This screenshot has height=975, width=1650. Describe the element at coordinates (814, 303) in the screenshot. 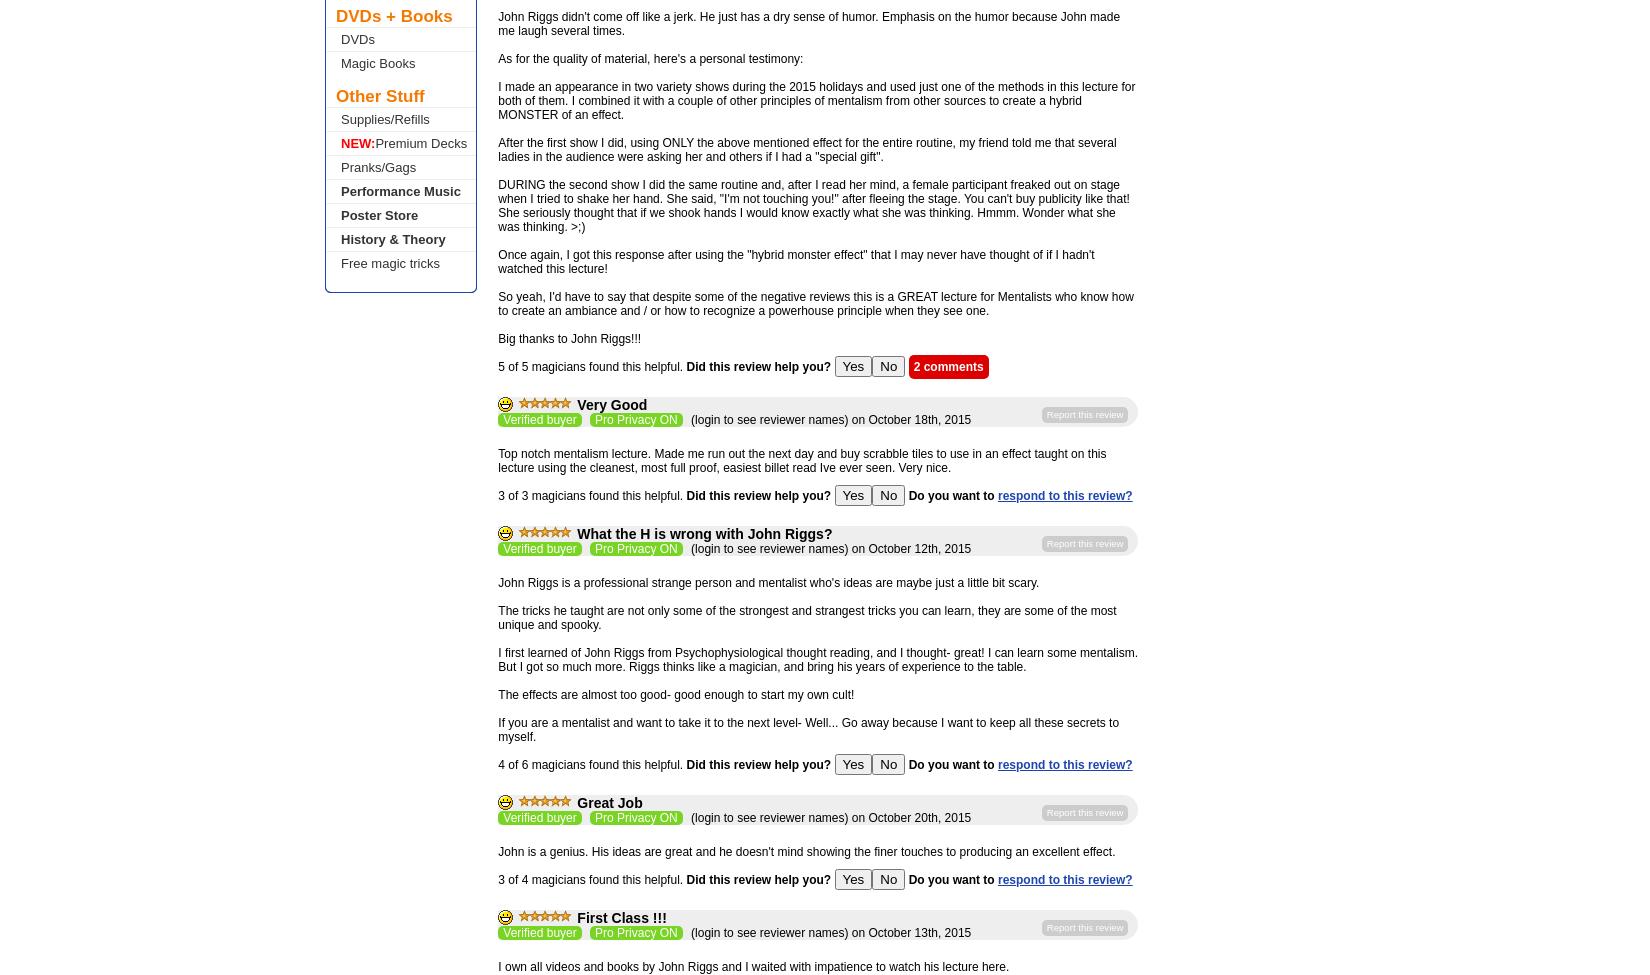

I see `'So yeah, I'd have to say that despite some of the negative
reviews this is a GREAT lecture for Mentalists who know how to create an ambiance and / or how to
recognize a powerhouse principle when they see one.'` at that location.